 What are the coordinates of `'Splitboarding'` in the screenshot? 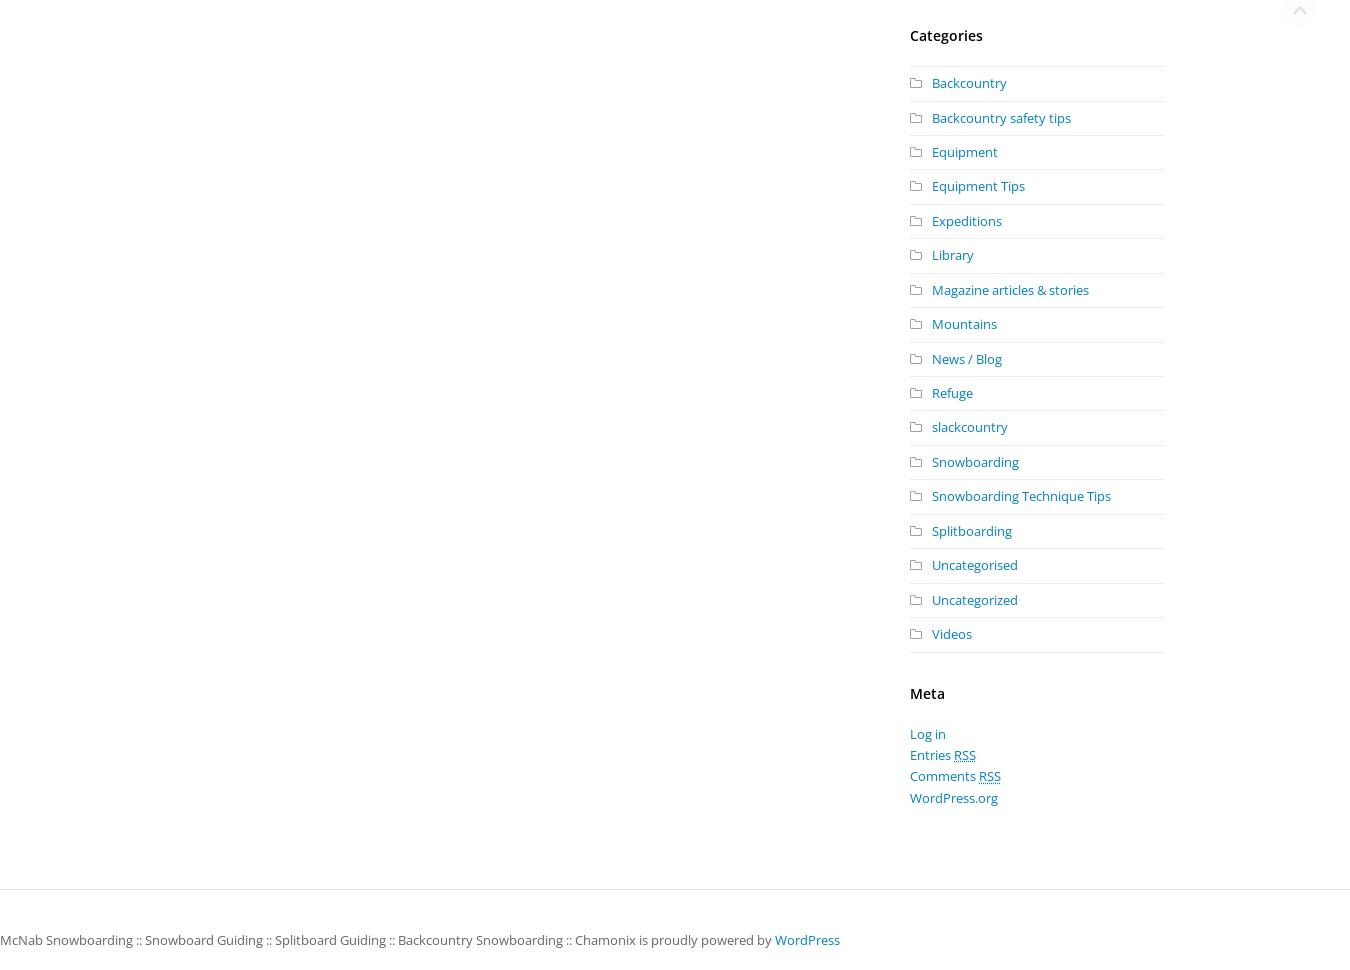 It's located at (971, 530).